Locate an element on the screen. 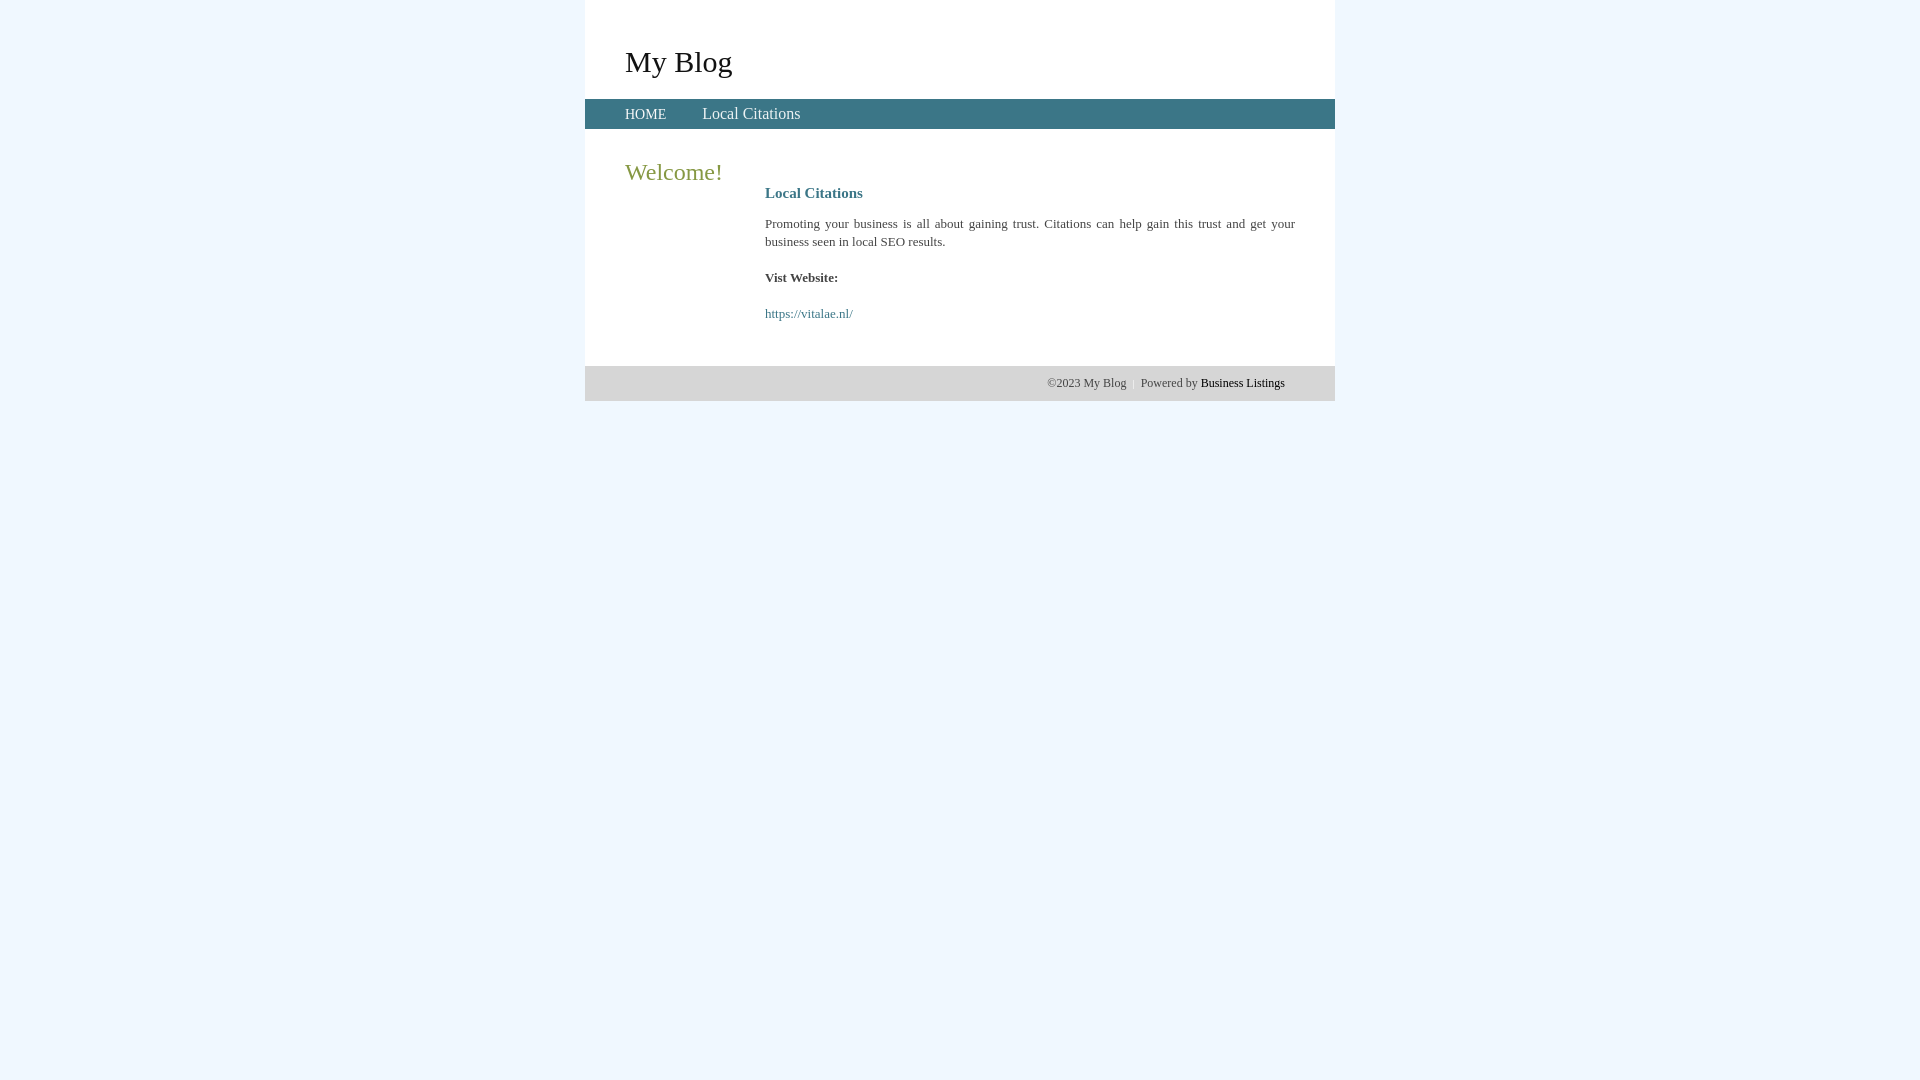  'HOME' is located at coordinates (645, 114).